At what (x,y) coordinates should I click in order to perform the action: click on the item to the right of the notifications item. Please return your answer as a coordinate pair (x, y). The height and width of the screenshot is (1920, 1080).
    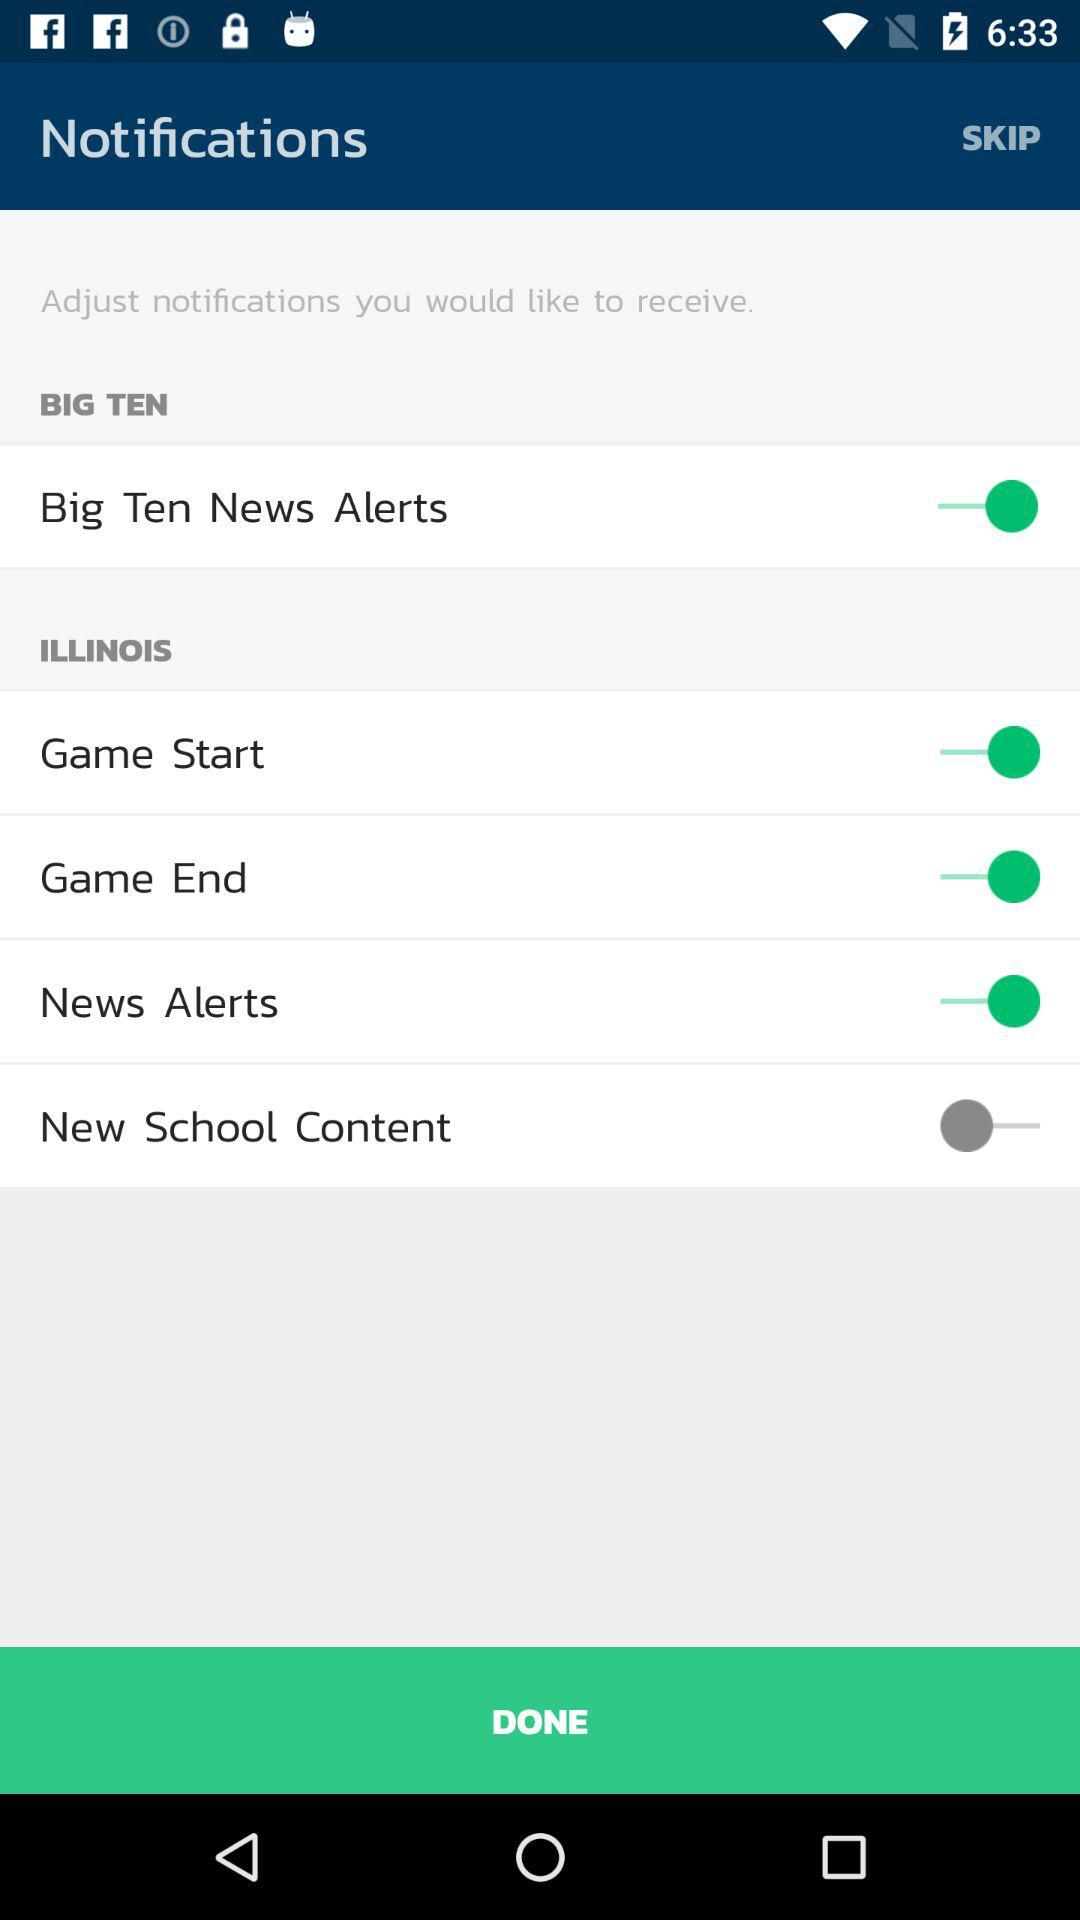
    Looking at the image, I should click on (1001, 135).